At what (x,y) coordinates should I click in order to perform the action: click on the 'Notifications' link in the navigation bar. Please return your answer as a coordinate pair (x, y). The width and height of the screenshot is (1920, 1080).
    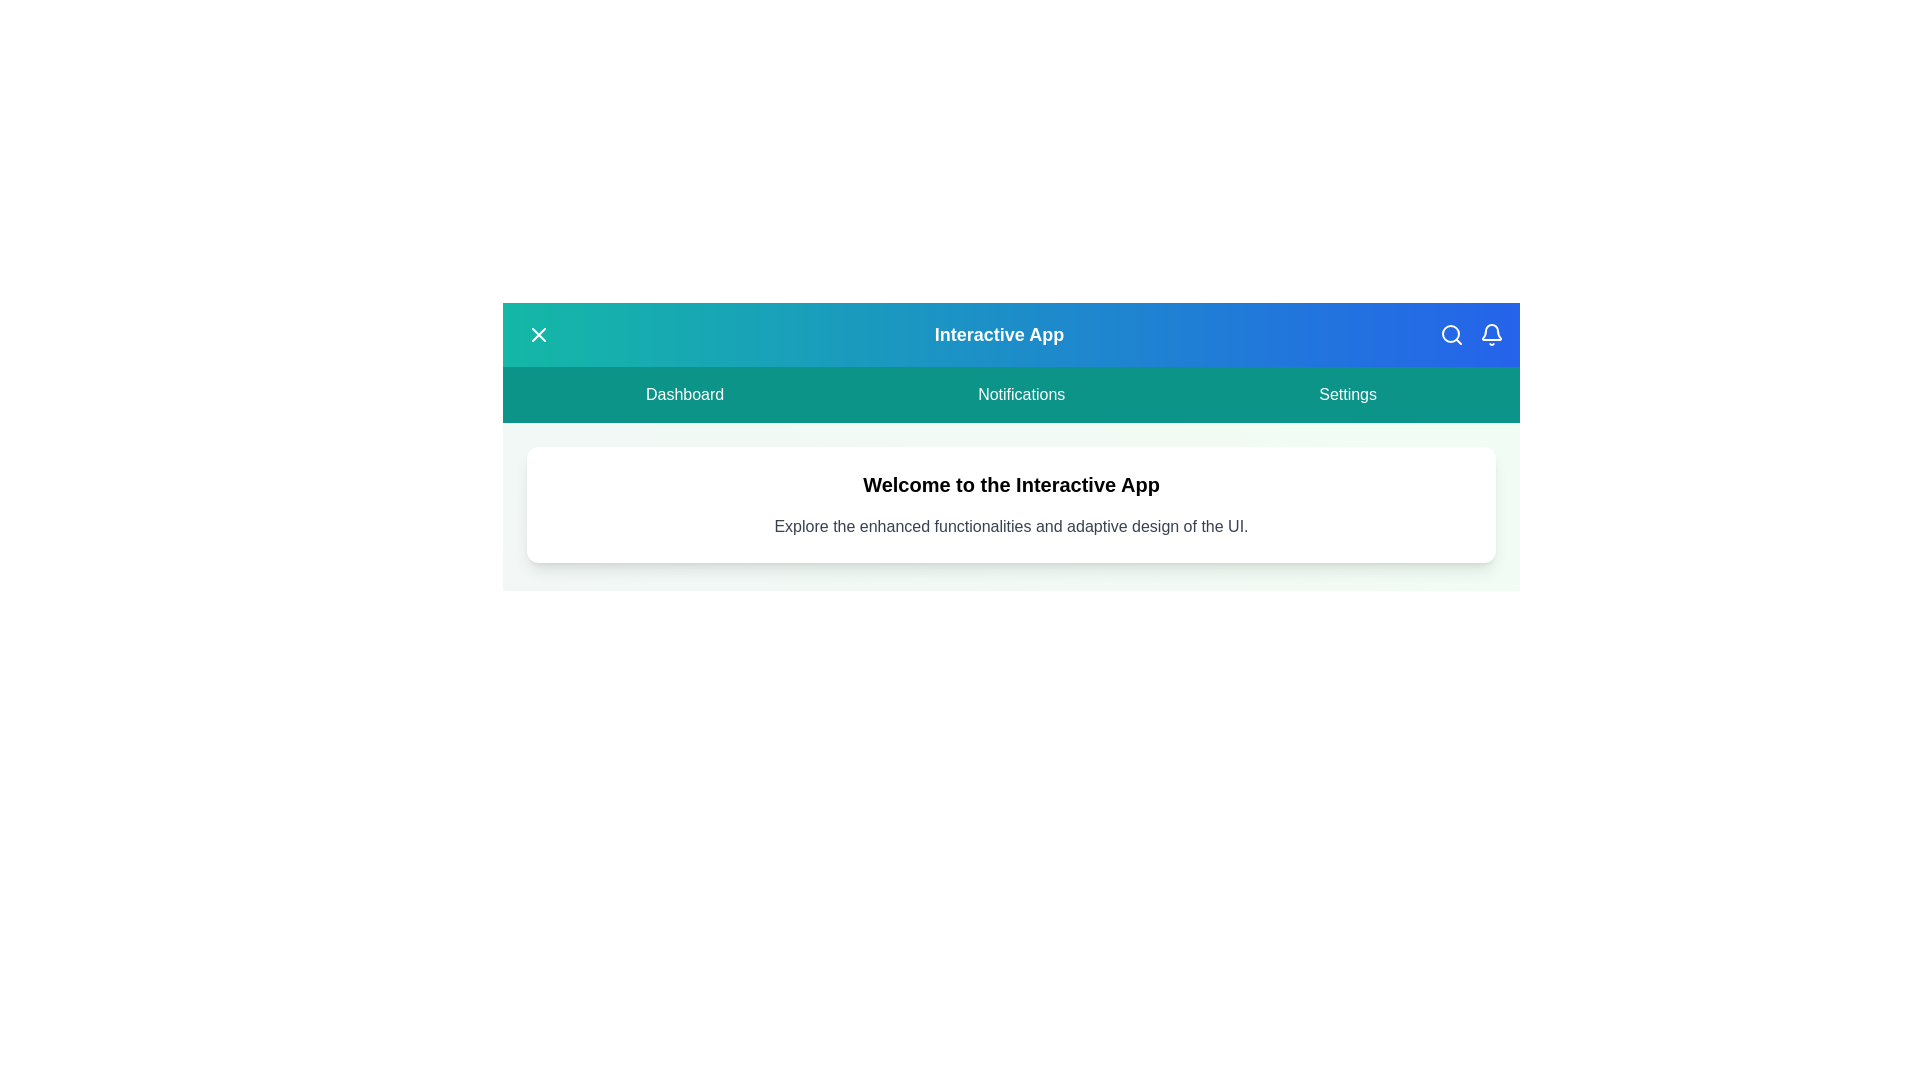
    Looking at the image, I should click on (1021, 394).